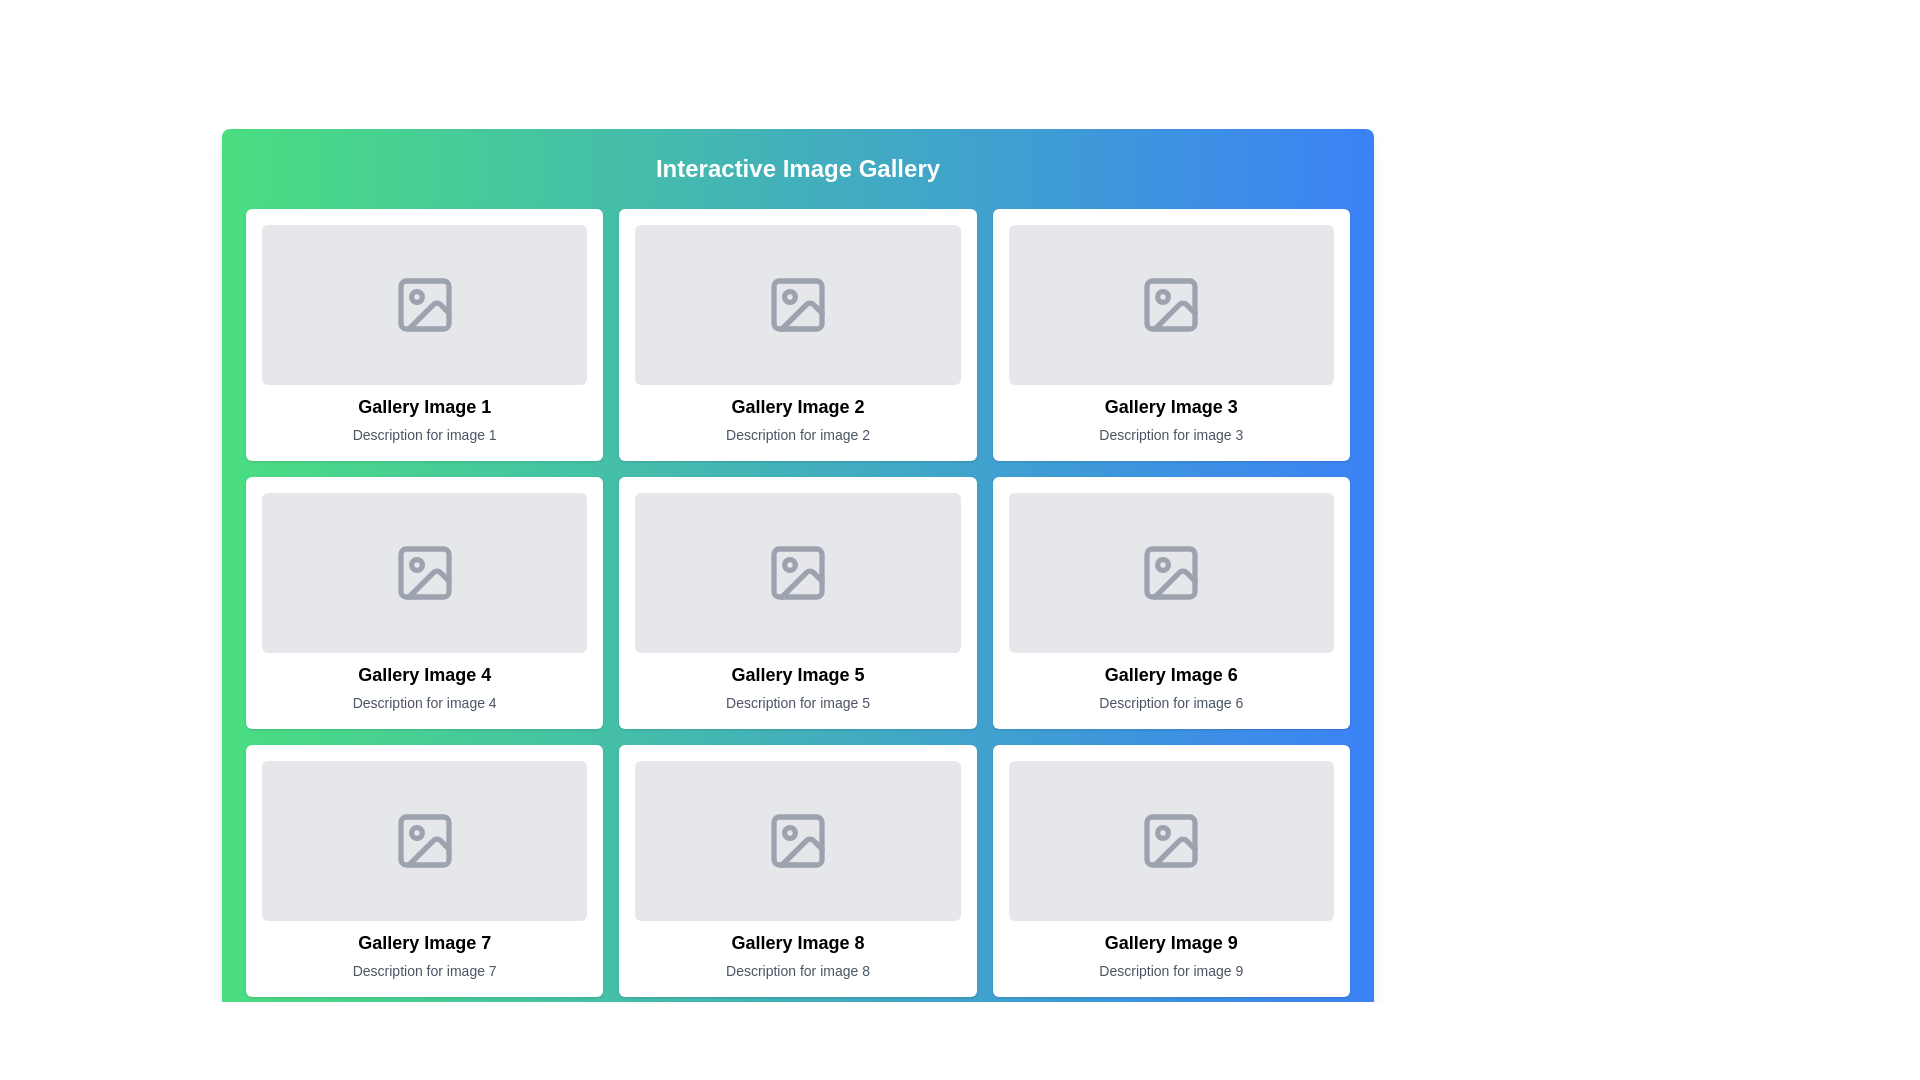 Image resolution: width=1920 pixels, height=1080 pixels. I want to click on the image placeholder located in the ninth position of the 3x3 grid in the 'Interactive Image Gallery' section as a visual reference, so click(1171, 840).